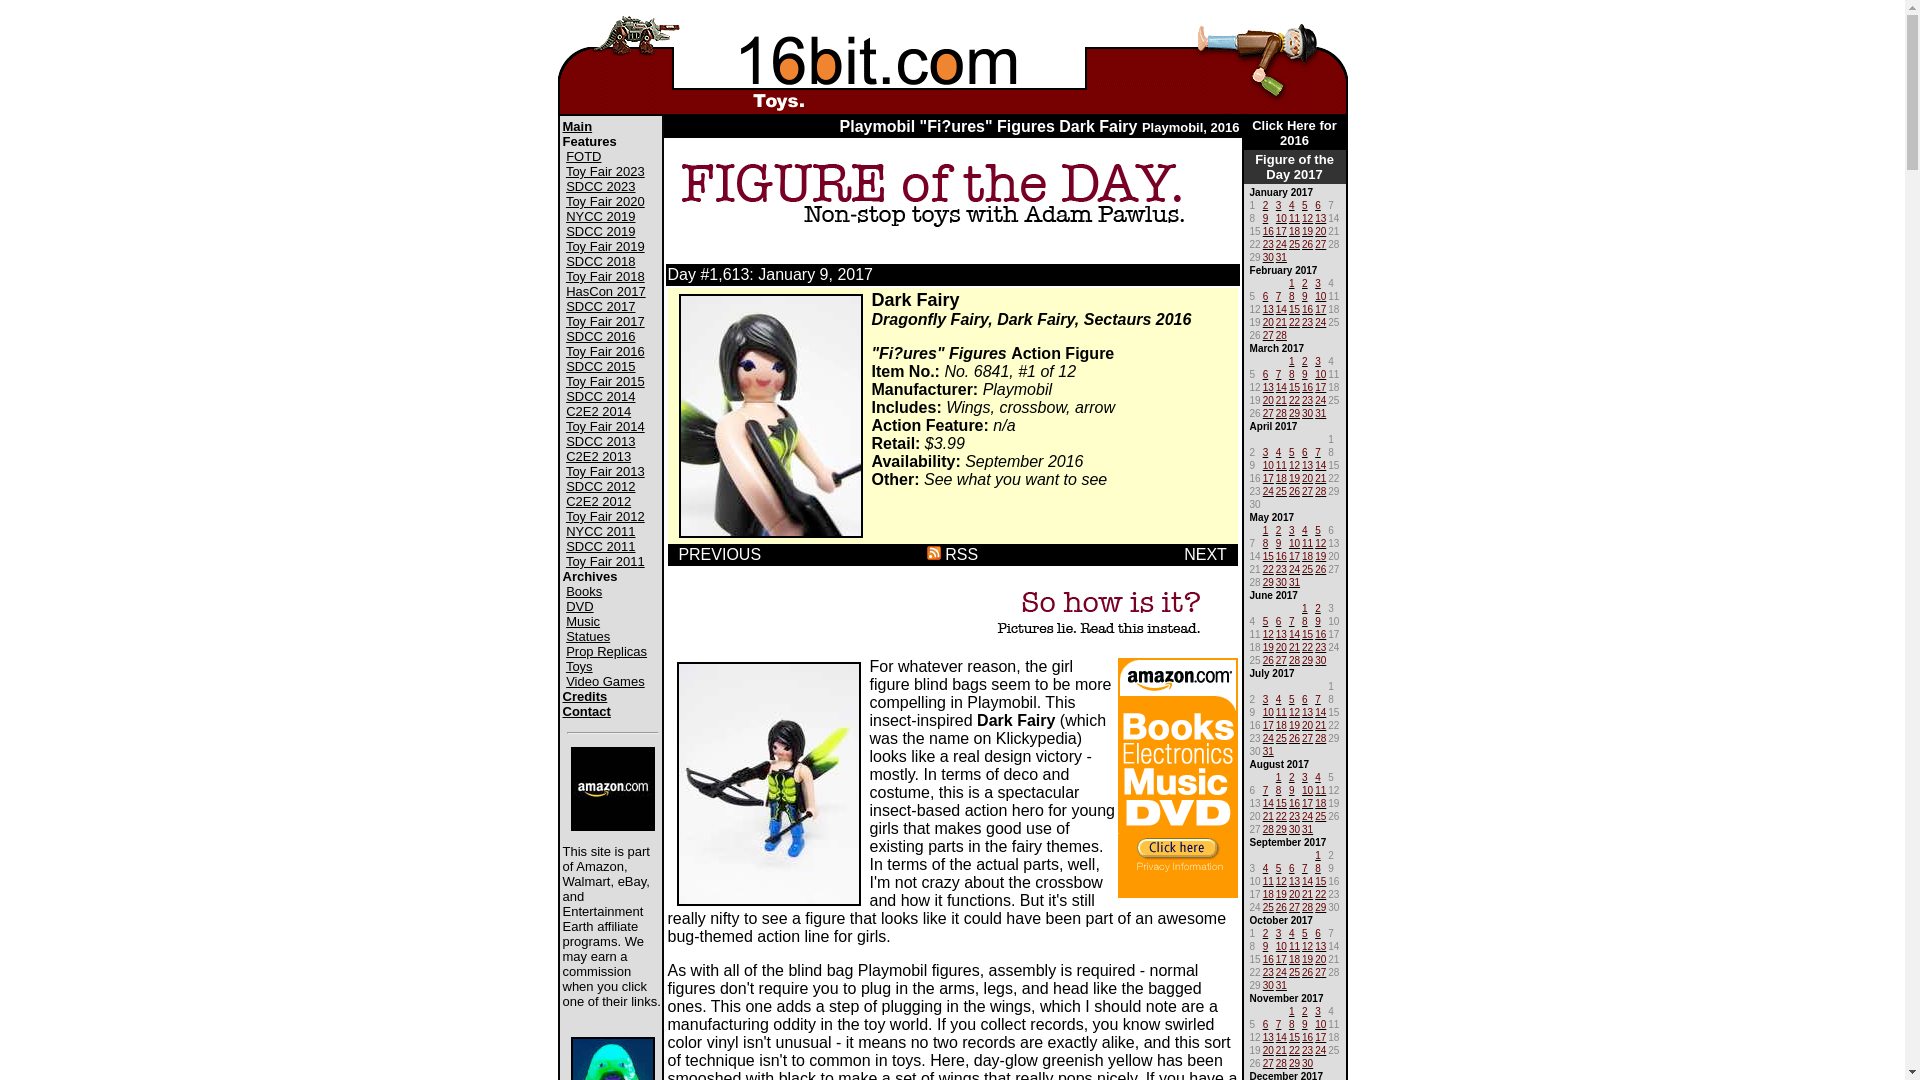  Describe the element at coordinates (1281, 1035) in the screenshot. I see `'14'` at that location.